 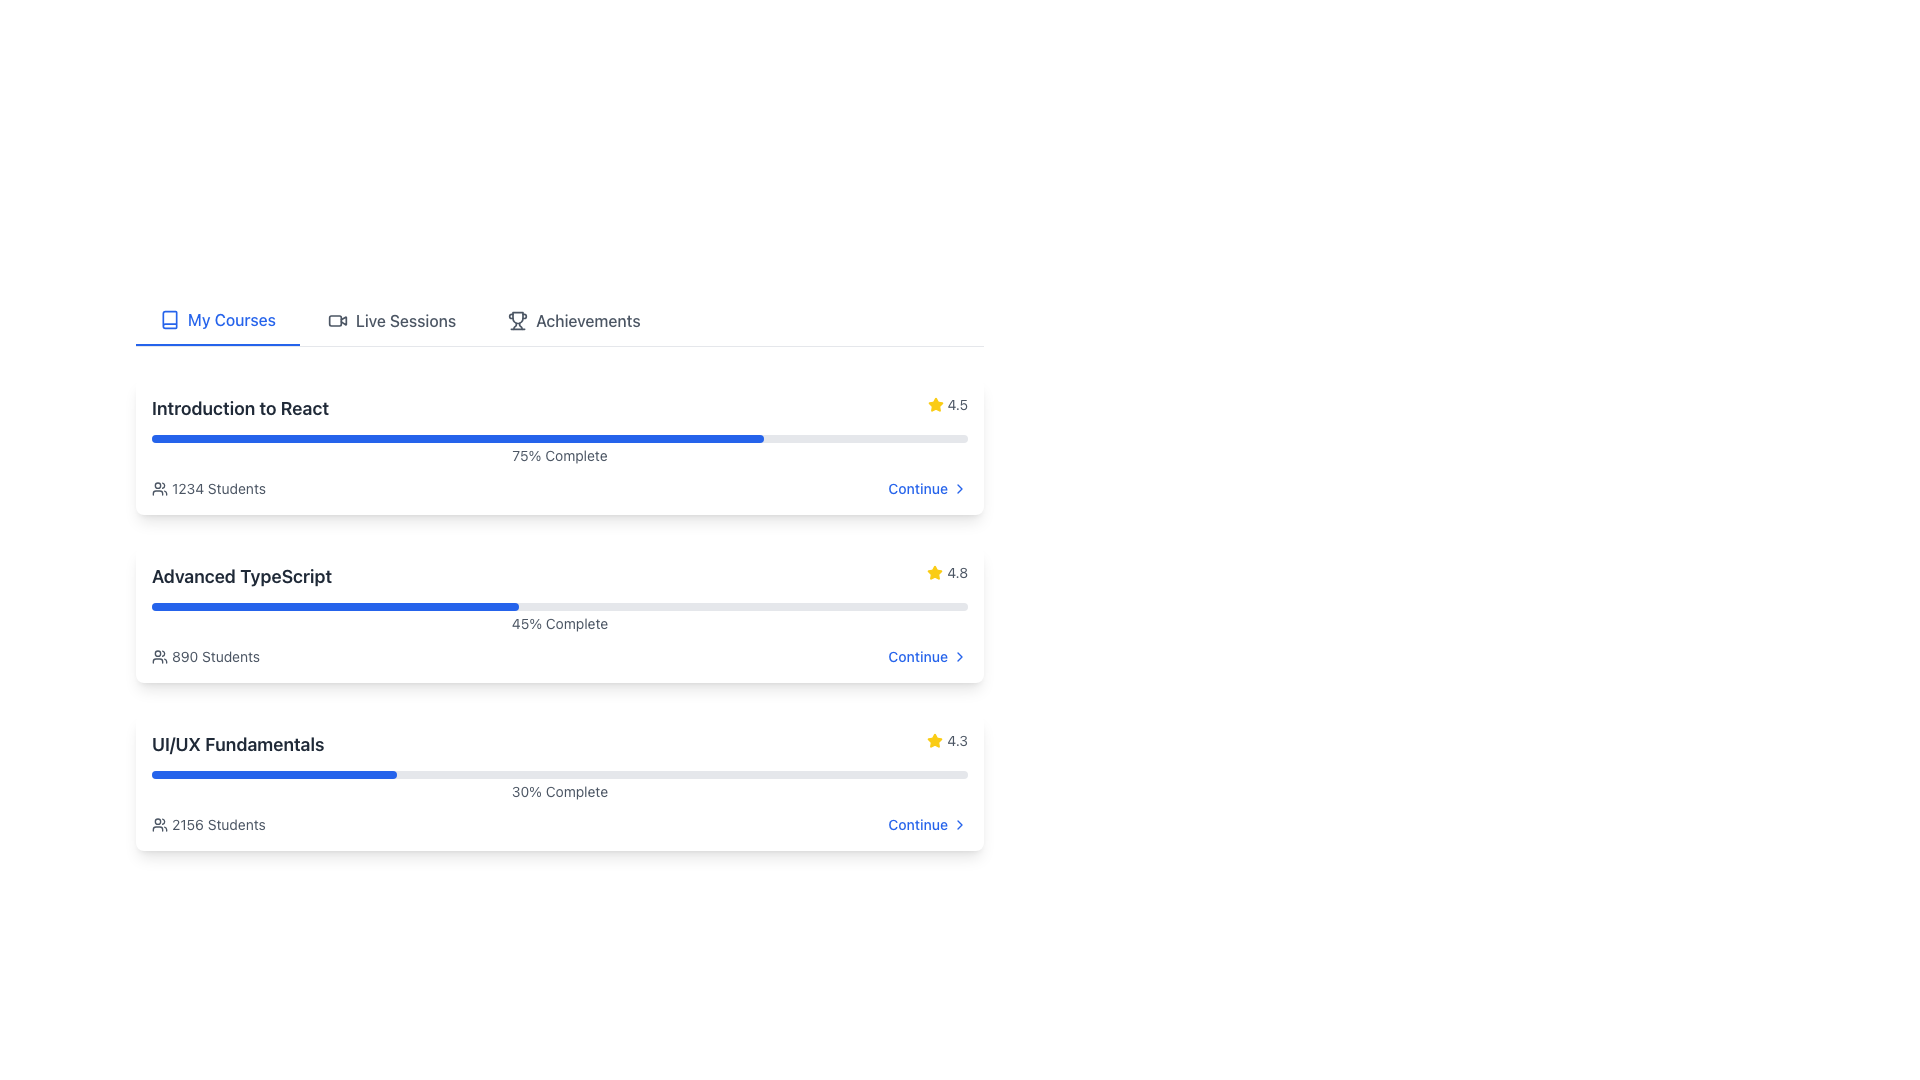 I want to click on the right-pointing chevron icon located immediately to the right of the 'Continue' text in the 'UI/UX Fundamentals' section, so click(x=960, y=825).